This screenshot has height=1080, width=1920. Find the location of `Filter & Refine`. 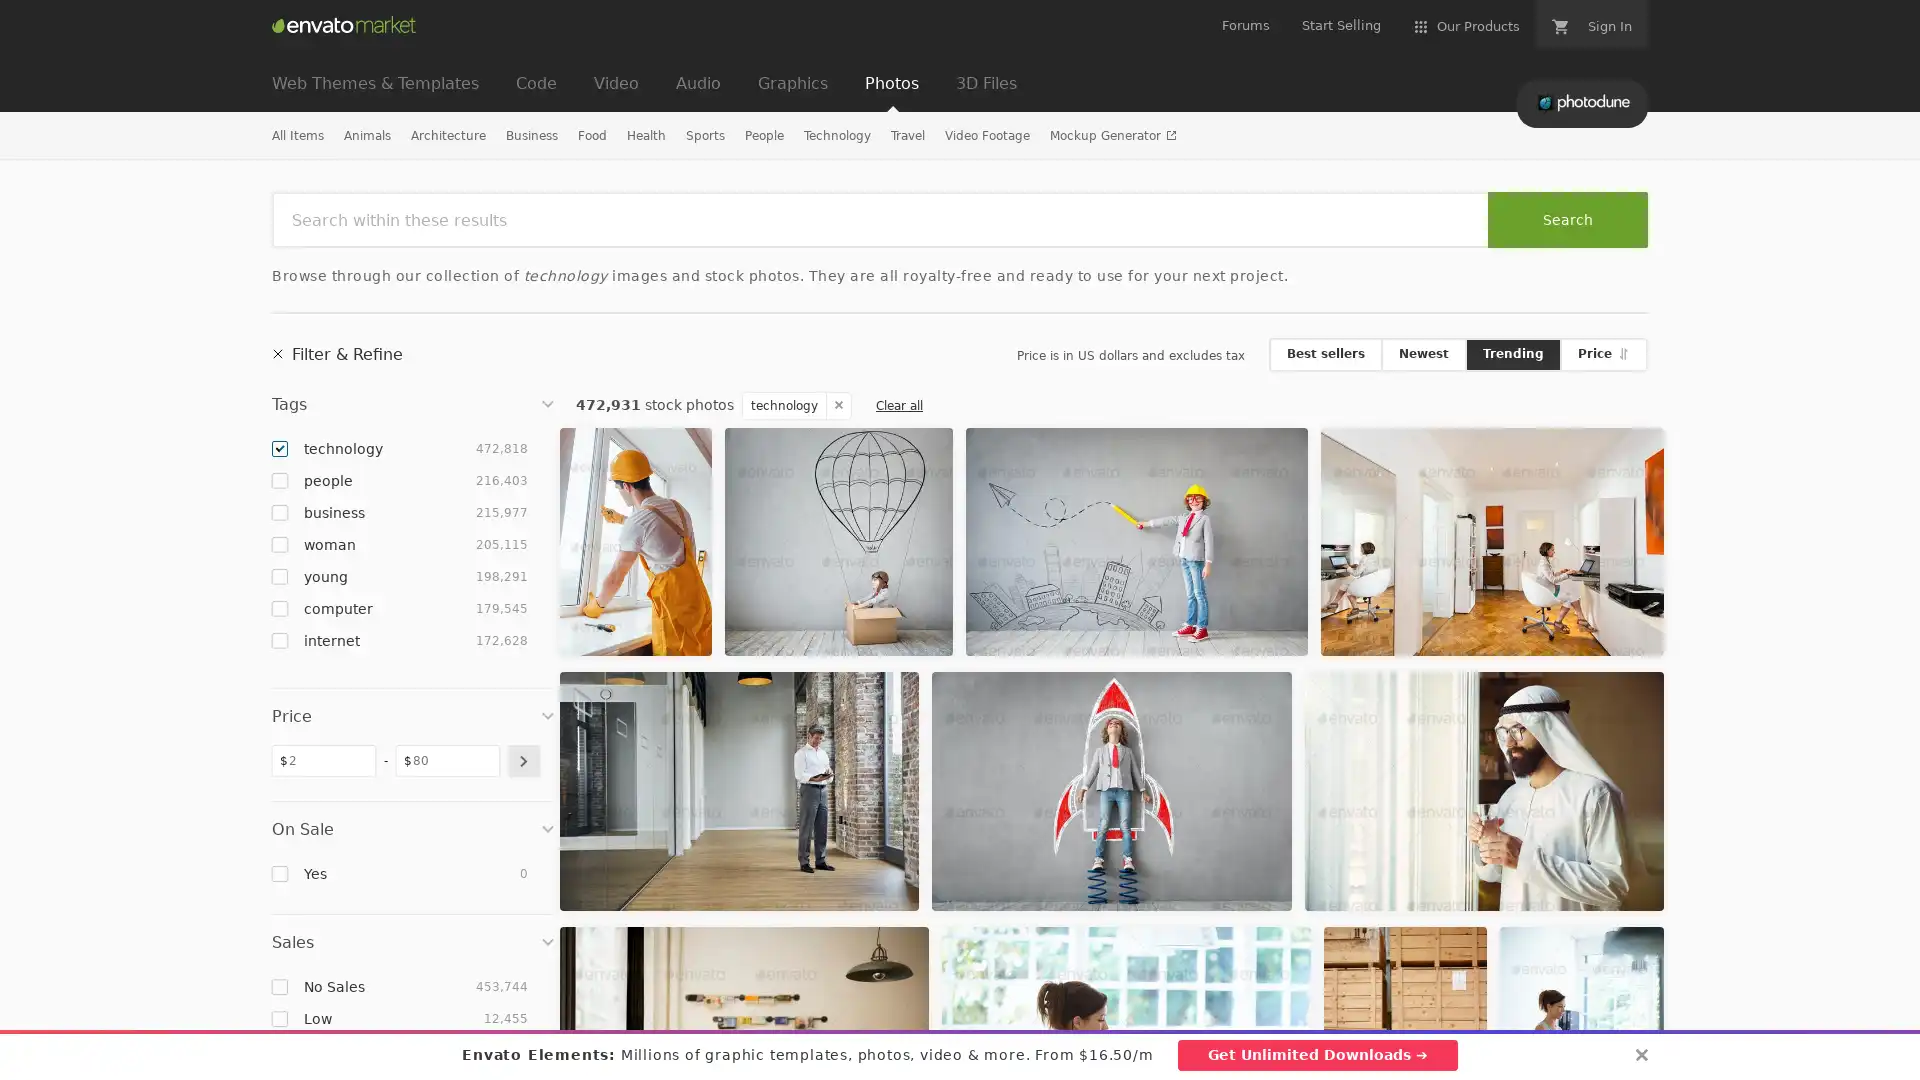

Filter & Refine is located at coordinates (351, 353).